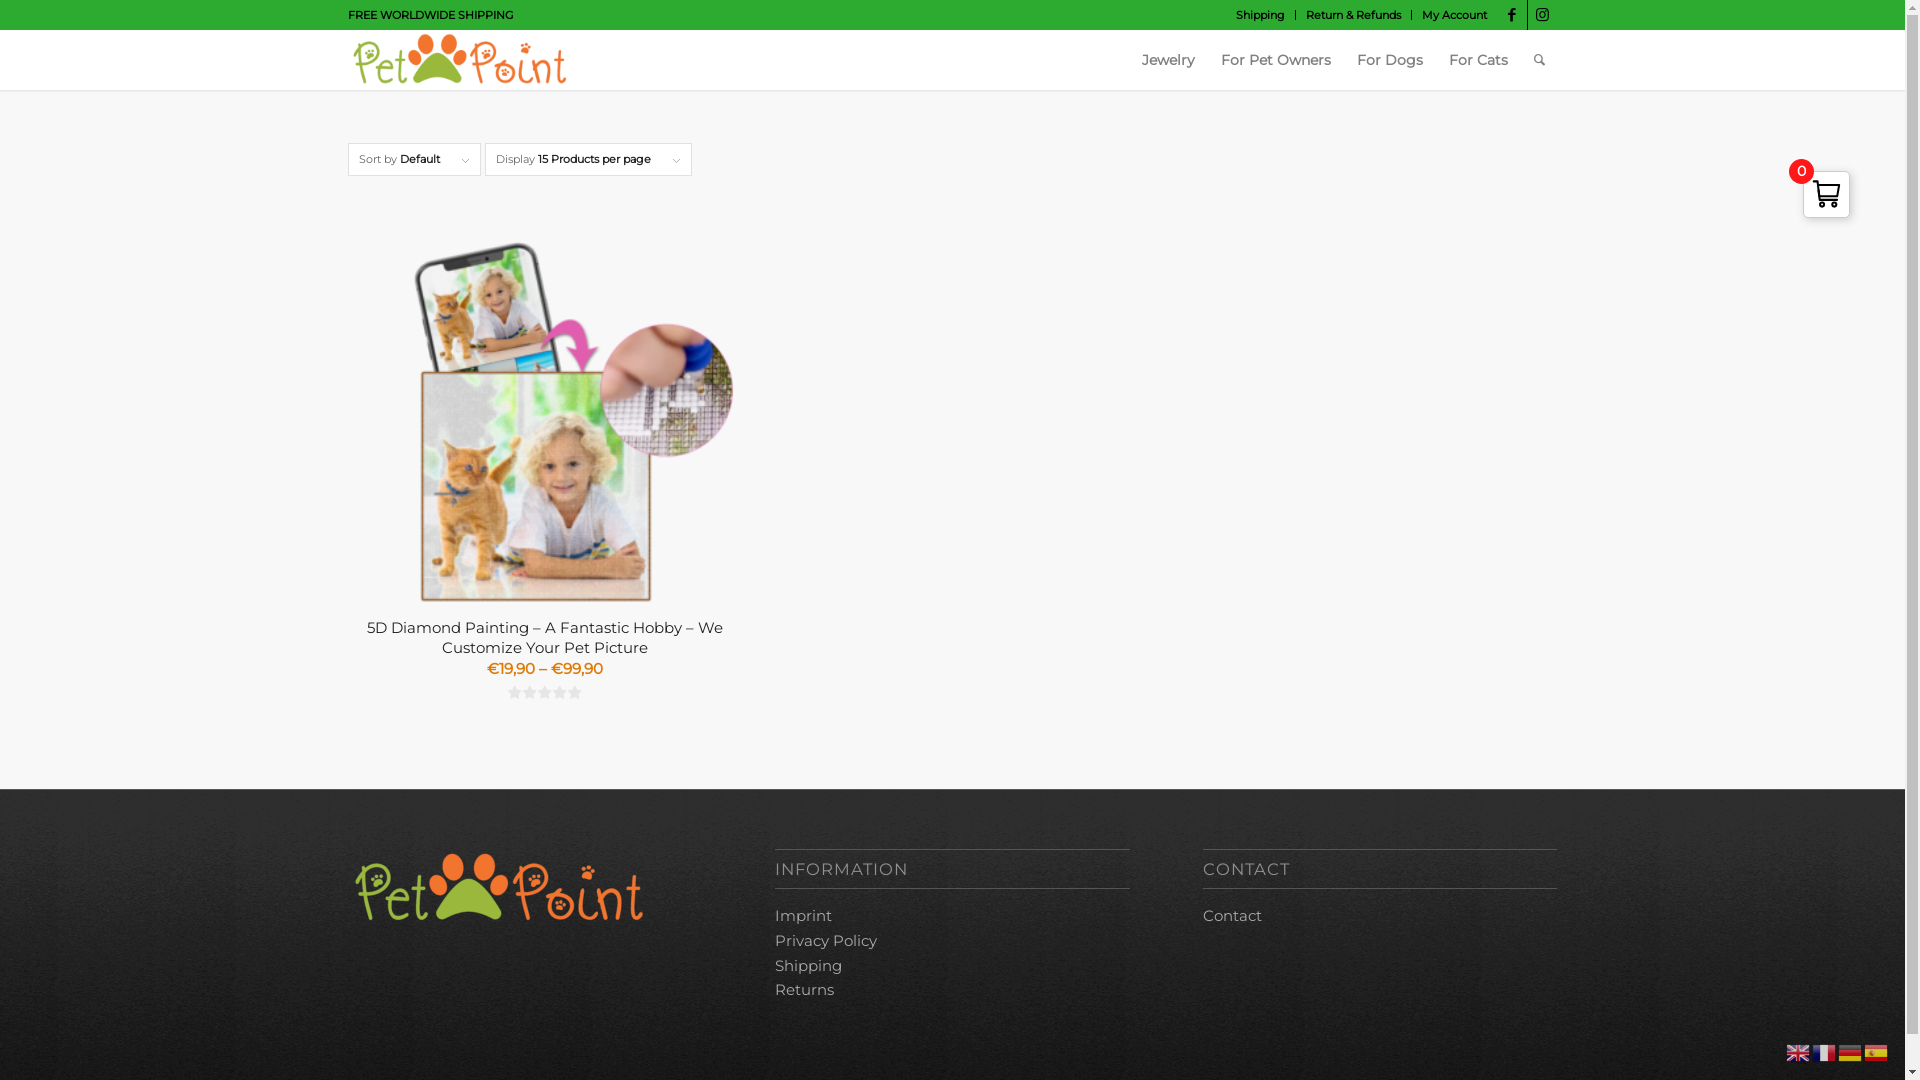  I want to click on 'Facebook', so click(1512, 15).